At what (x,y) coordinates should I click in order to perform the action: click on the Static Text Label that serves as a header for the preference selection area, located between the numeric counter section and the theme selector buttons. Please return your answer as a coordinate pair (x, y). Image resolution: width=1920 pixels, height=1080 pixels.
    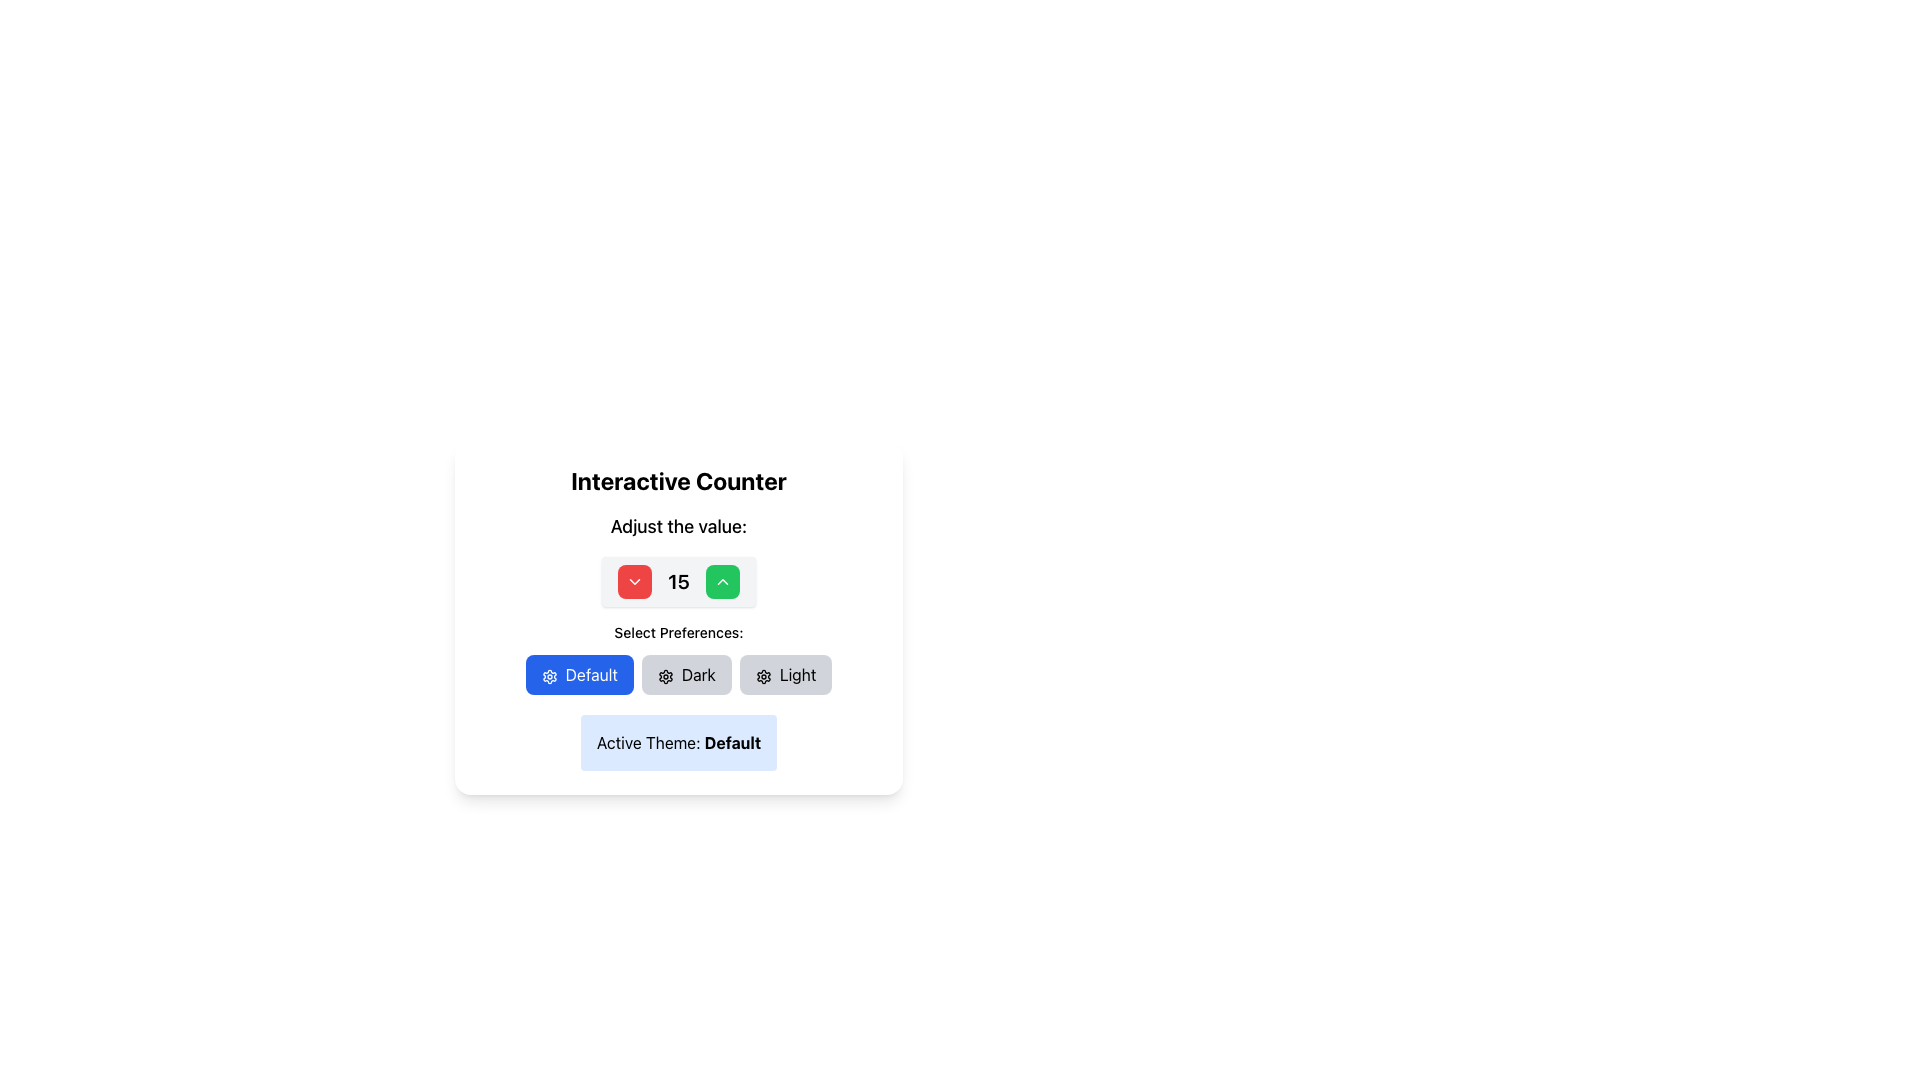
    Looking at the image, I should click on (678, 632).